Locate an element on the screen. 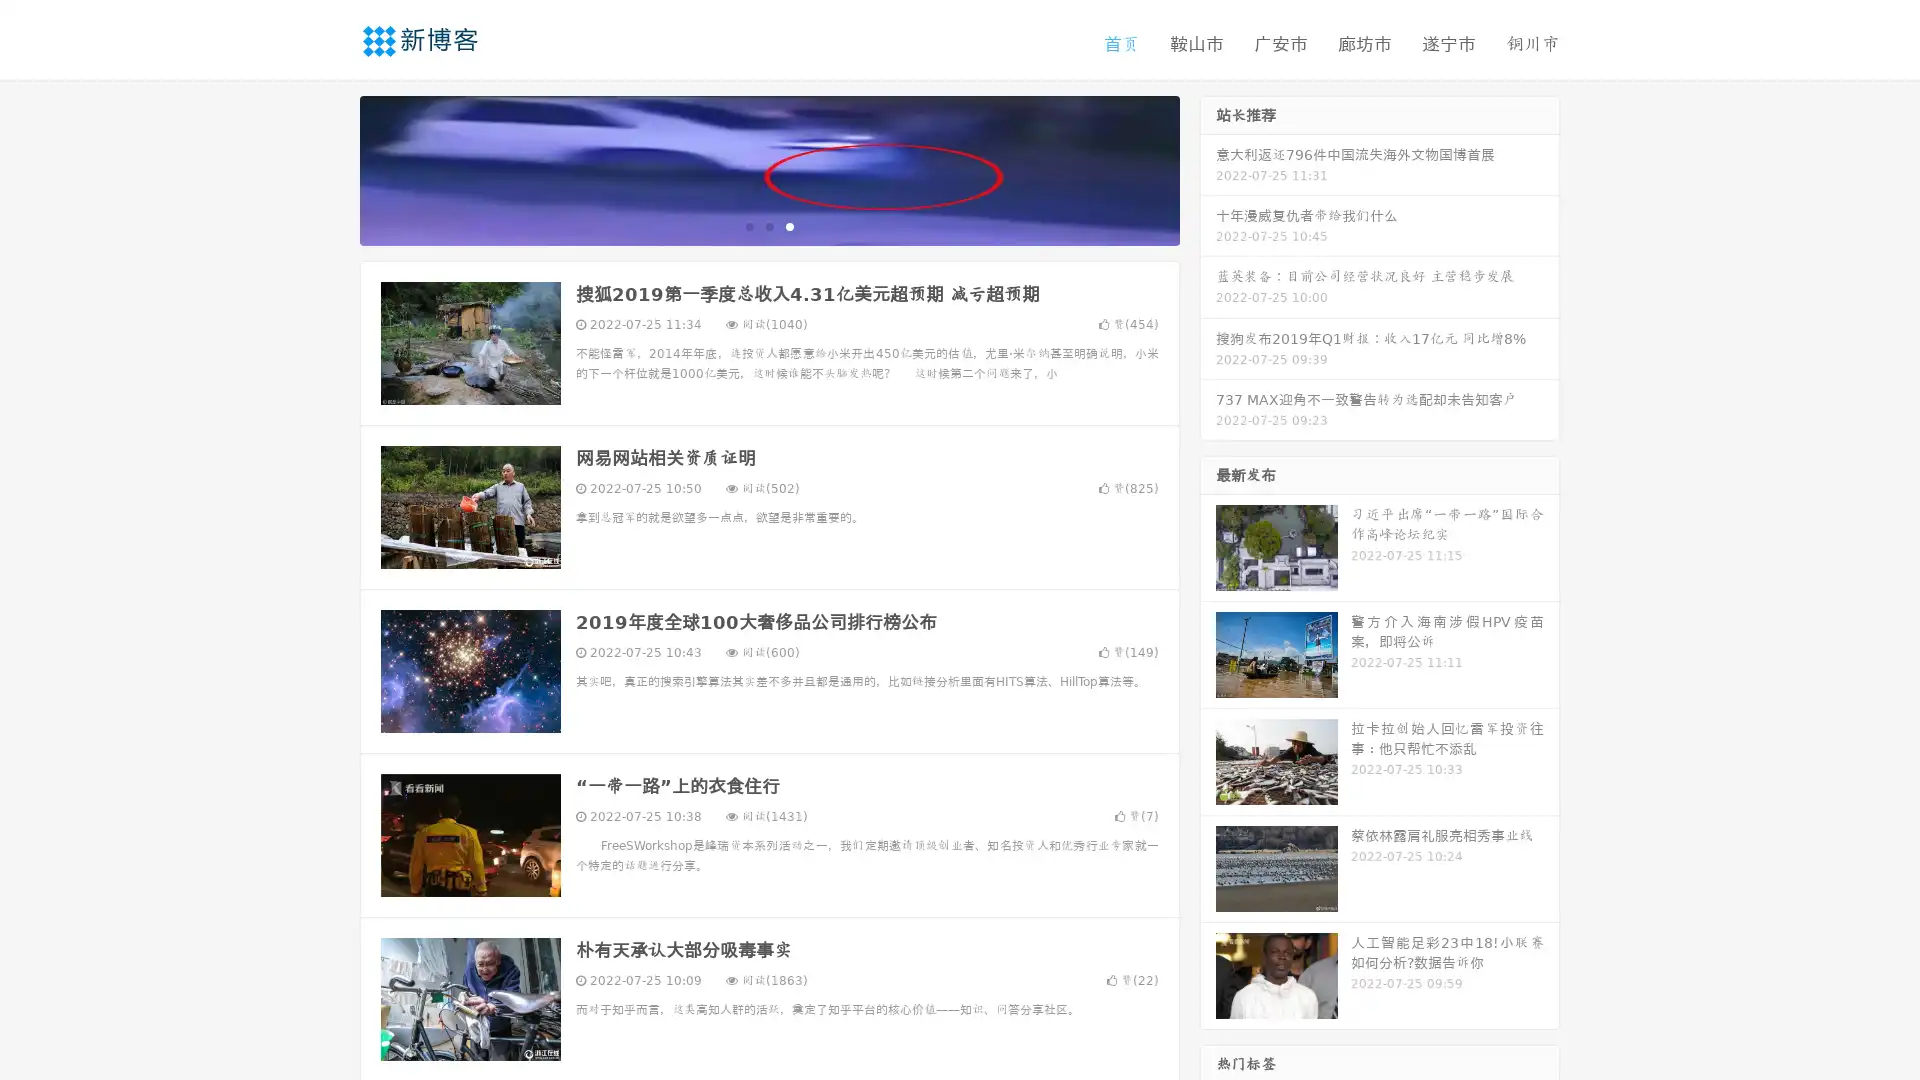 This screenshot has width=1920, height=1080. Go to slide 3 is located at coordinates (789, 225).